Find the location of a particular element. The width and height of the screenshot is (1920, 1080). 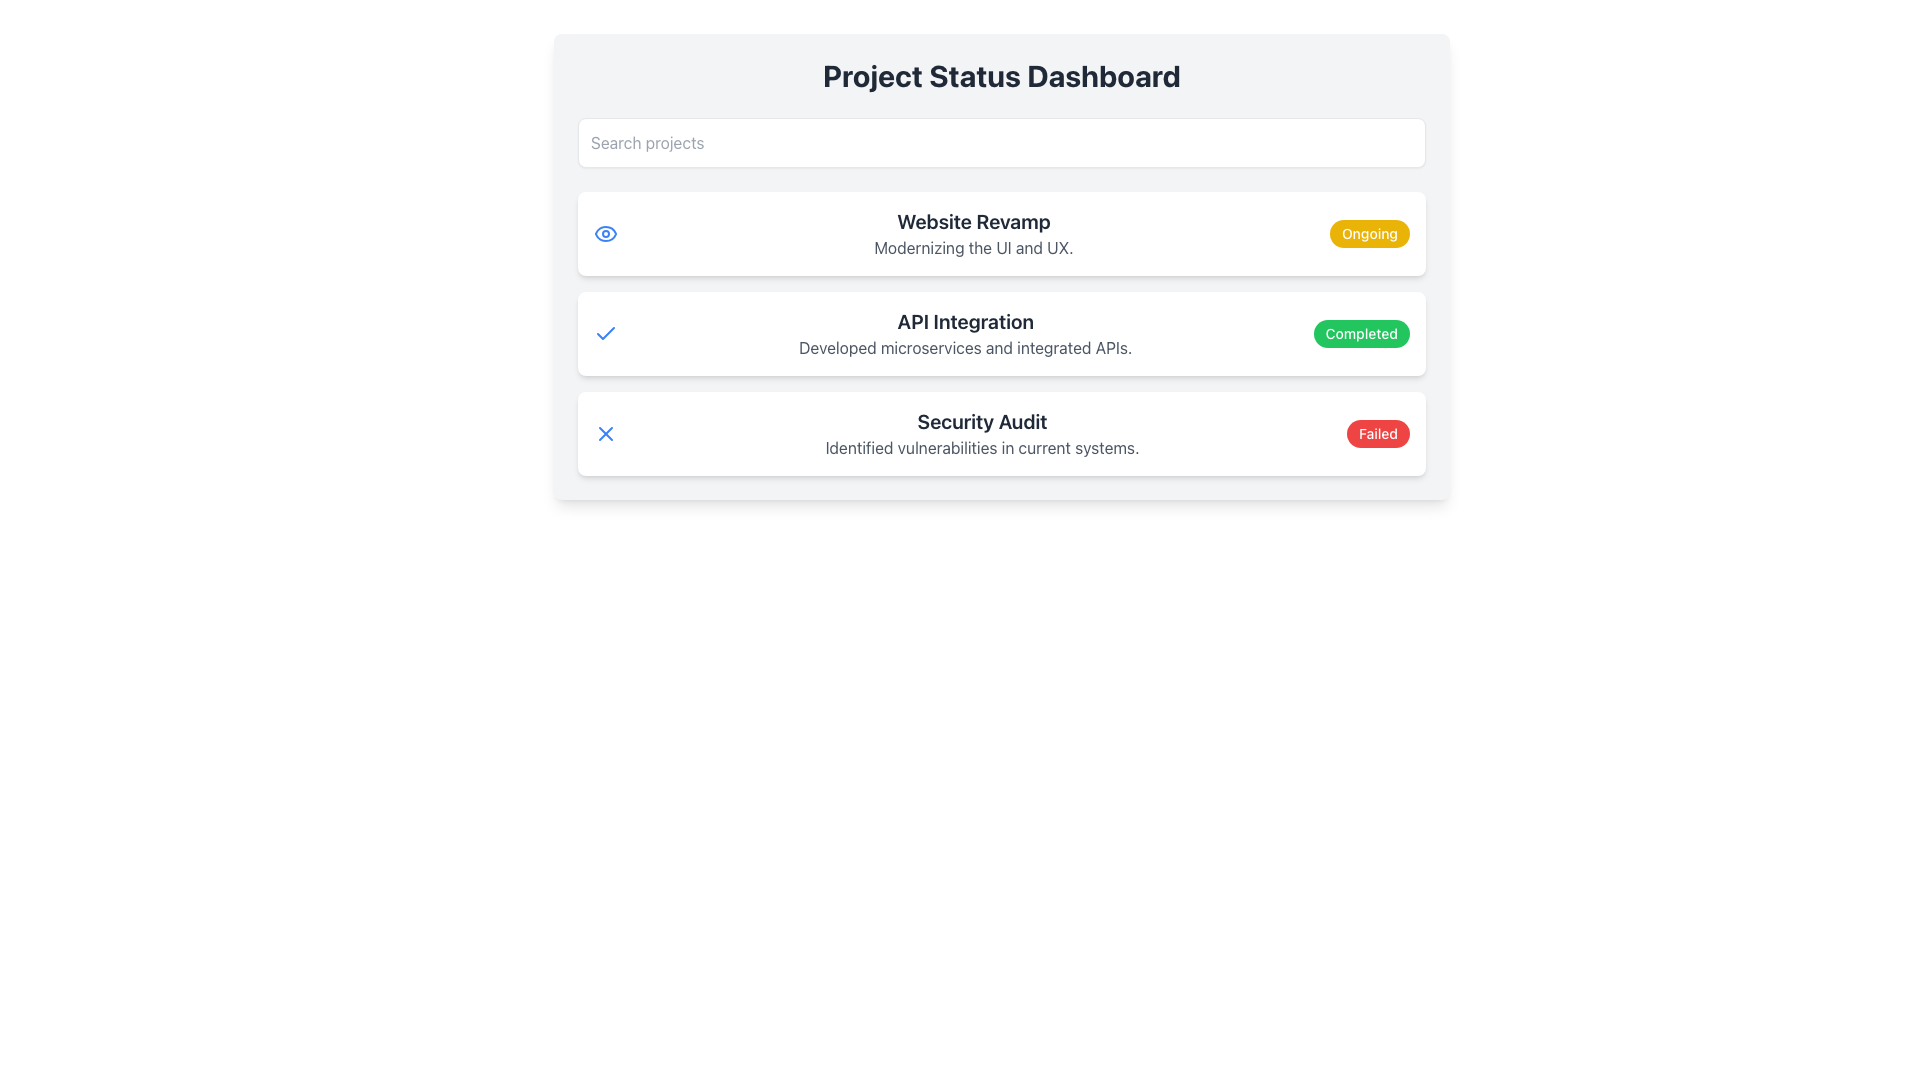

the text label 'Identified vulnerabilities in current systems.' located below the 'Security Audit' heading in the third row of the project list is located at coordinates (982, 446).